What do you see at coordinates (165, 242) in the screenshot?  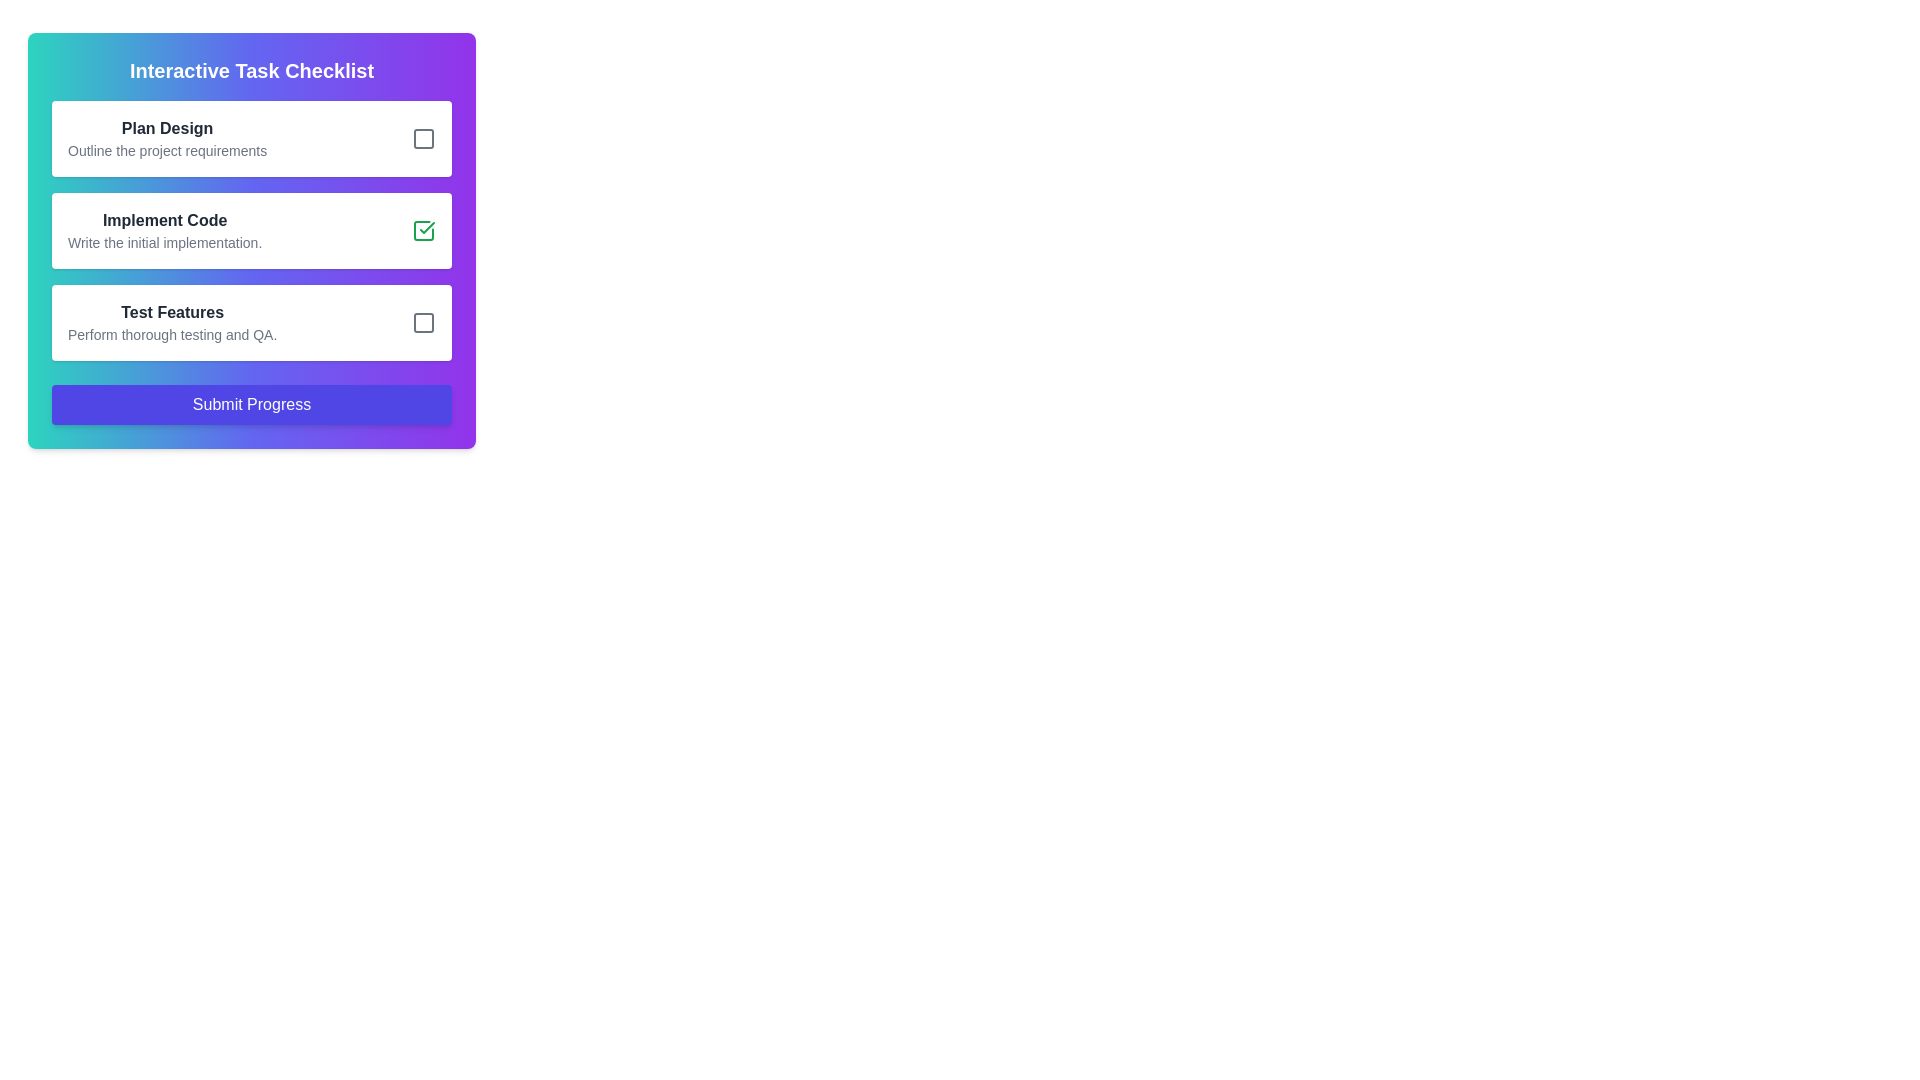 I see `the static text content located beneath the 'Implement Code' heading in the multi-step checklist interface, which is styled in a smaller font size and muted gray color` at bounding box center [165, 242].